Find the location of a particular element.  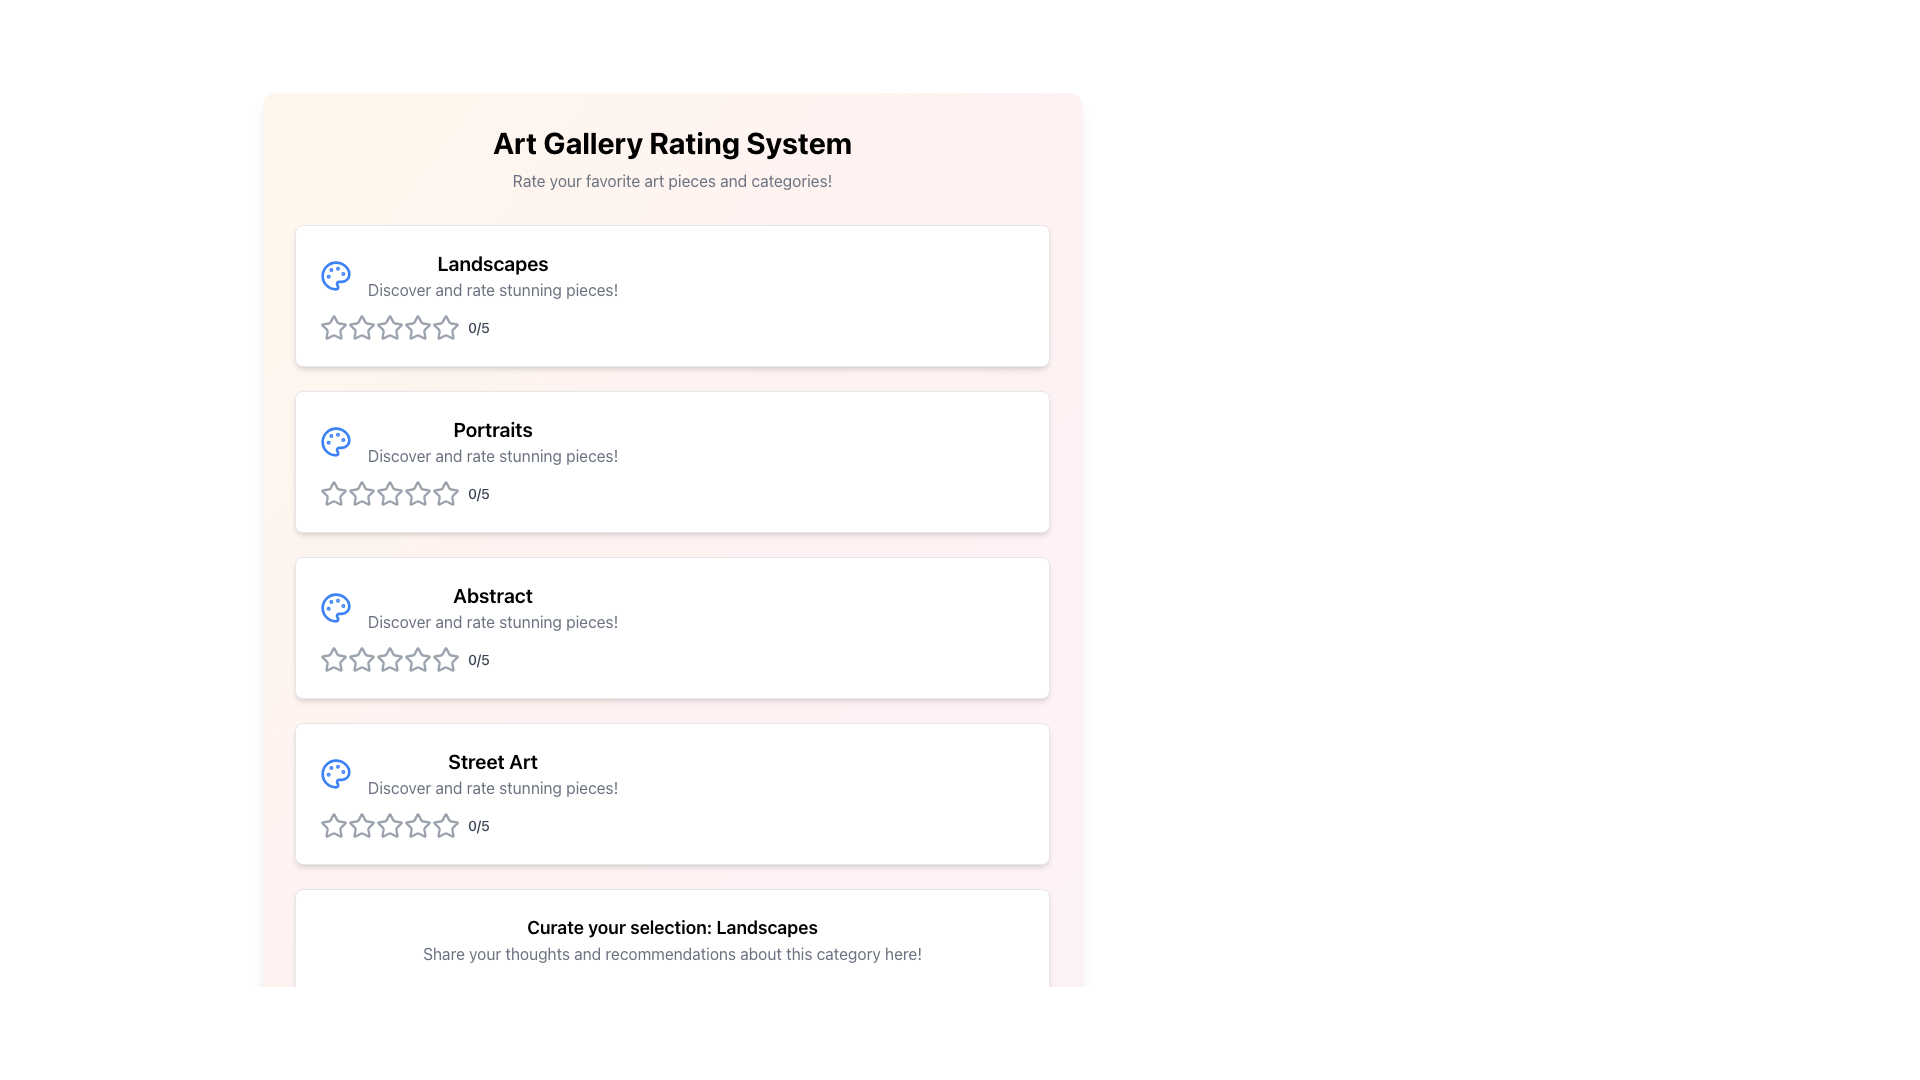

the fourth star icon in the 'Abstract' category is located at coordinates (445, 659).